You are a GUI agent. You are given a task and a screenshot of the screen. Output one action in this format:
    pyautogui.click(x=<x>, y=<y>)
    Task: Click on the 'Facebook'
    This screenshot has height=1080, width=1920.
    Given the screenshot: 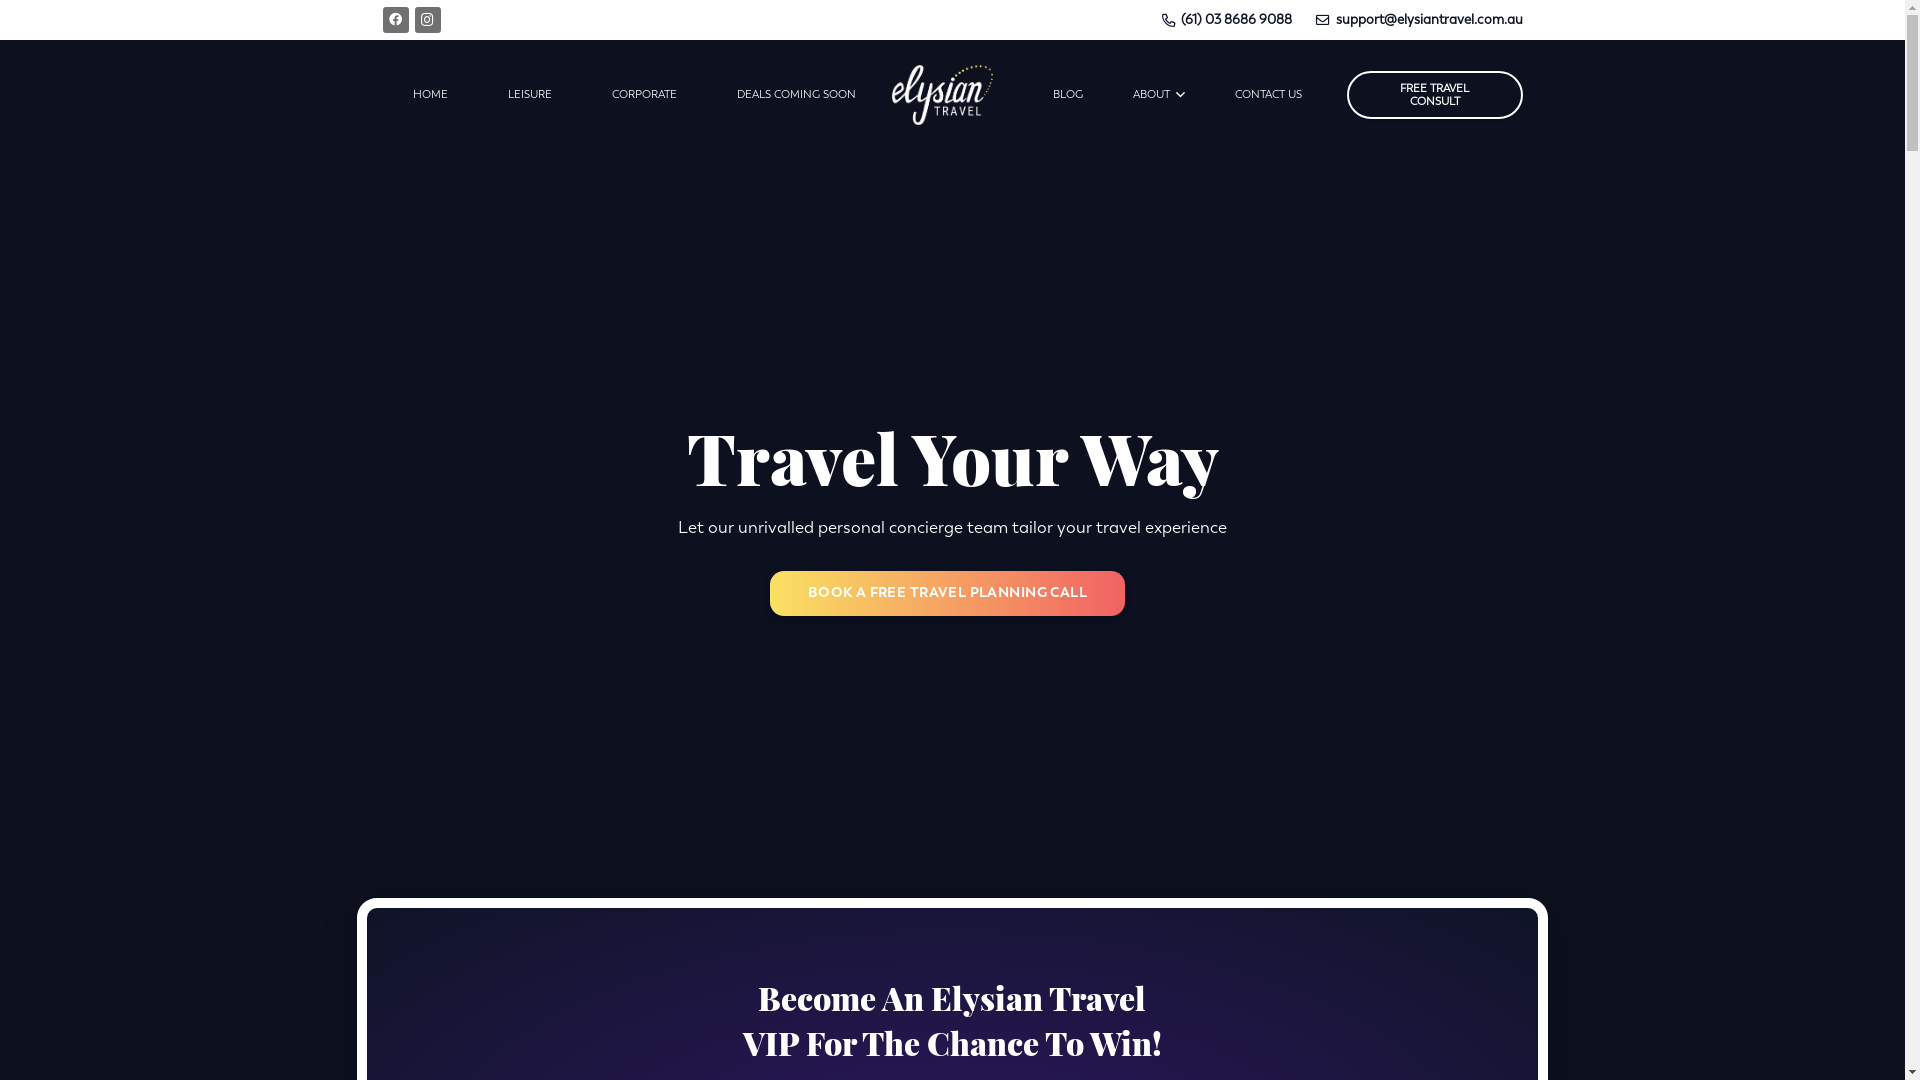 What is the action you would take?
    pyautogui.click(x=394, y=19)
    